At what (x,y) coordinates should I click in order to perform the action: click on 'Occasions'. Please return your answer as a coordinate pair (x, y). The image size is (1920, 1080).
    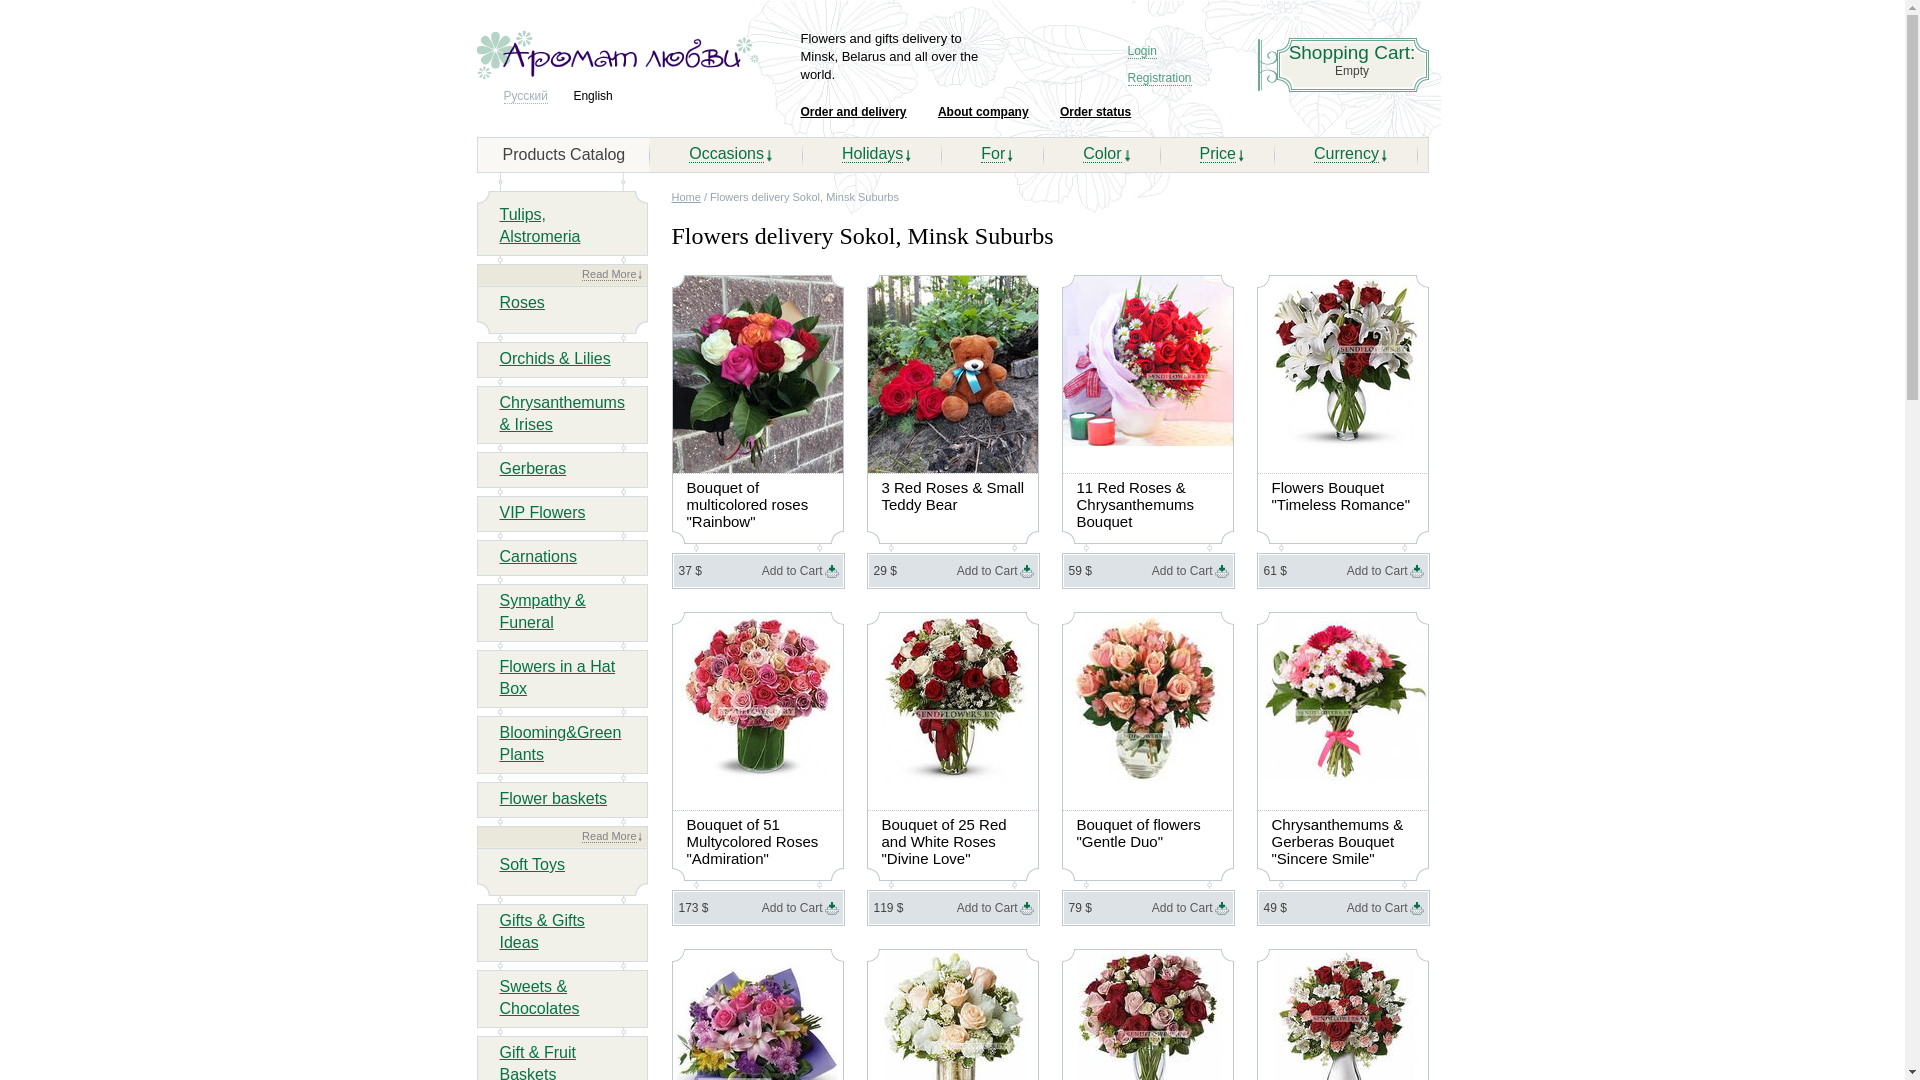
    Looking at the image, I should click on (725, 153).